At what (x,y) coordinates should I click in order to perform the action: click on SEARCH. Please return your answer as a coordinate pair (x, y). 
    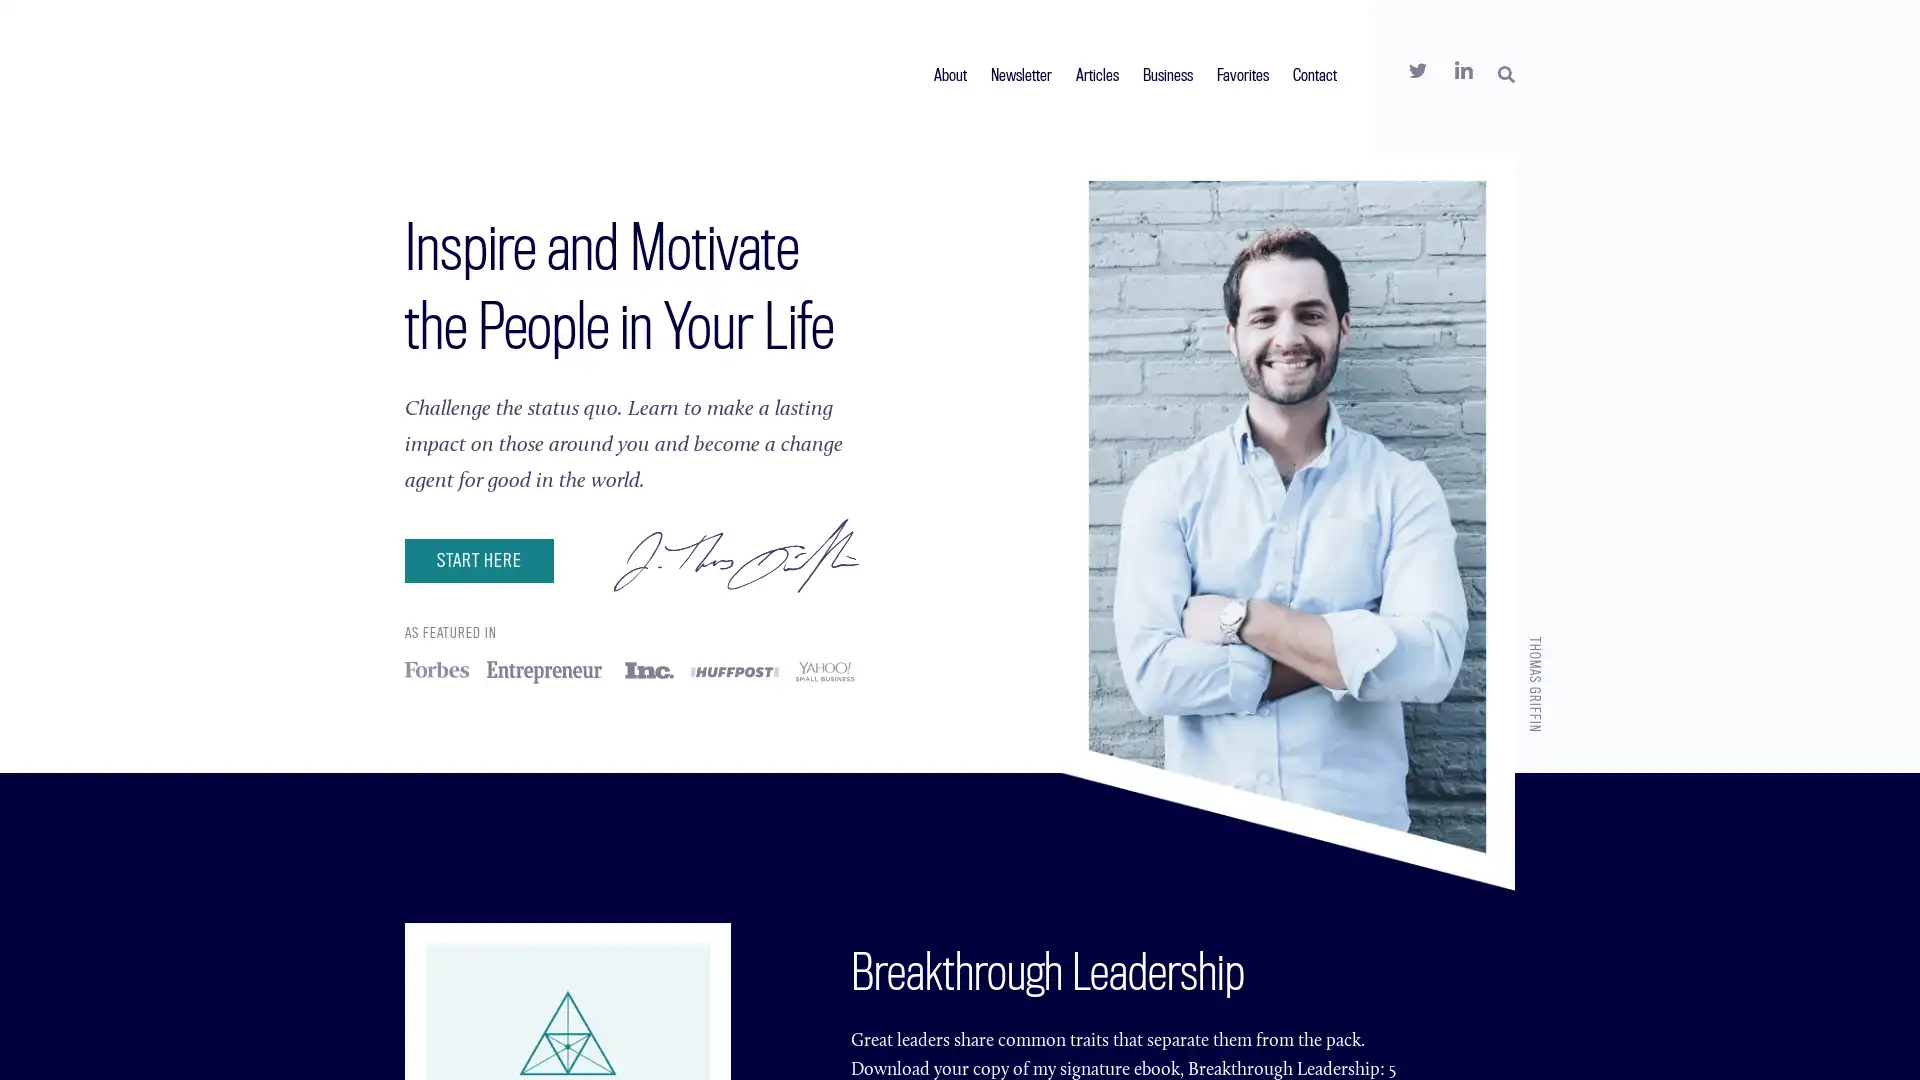
    Looking at the image, I should click on (1506, 73).